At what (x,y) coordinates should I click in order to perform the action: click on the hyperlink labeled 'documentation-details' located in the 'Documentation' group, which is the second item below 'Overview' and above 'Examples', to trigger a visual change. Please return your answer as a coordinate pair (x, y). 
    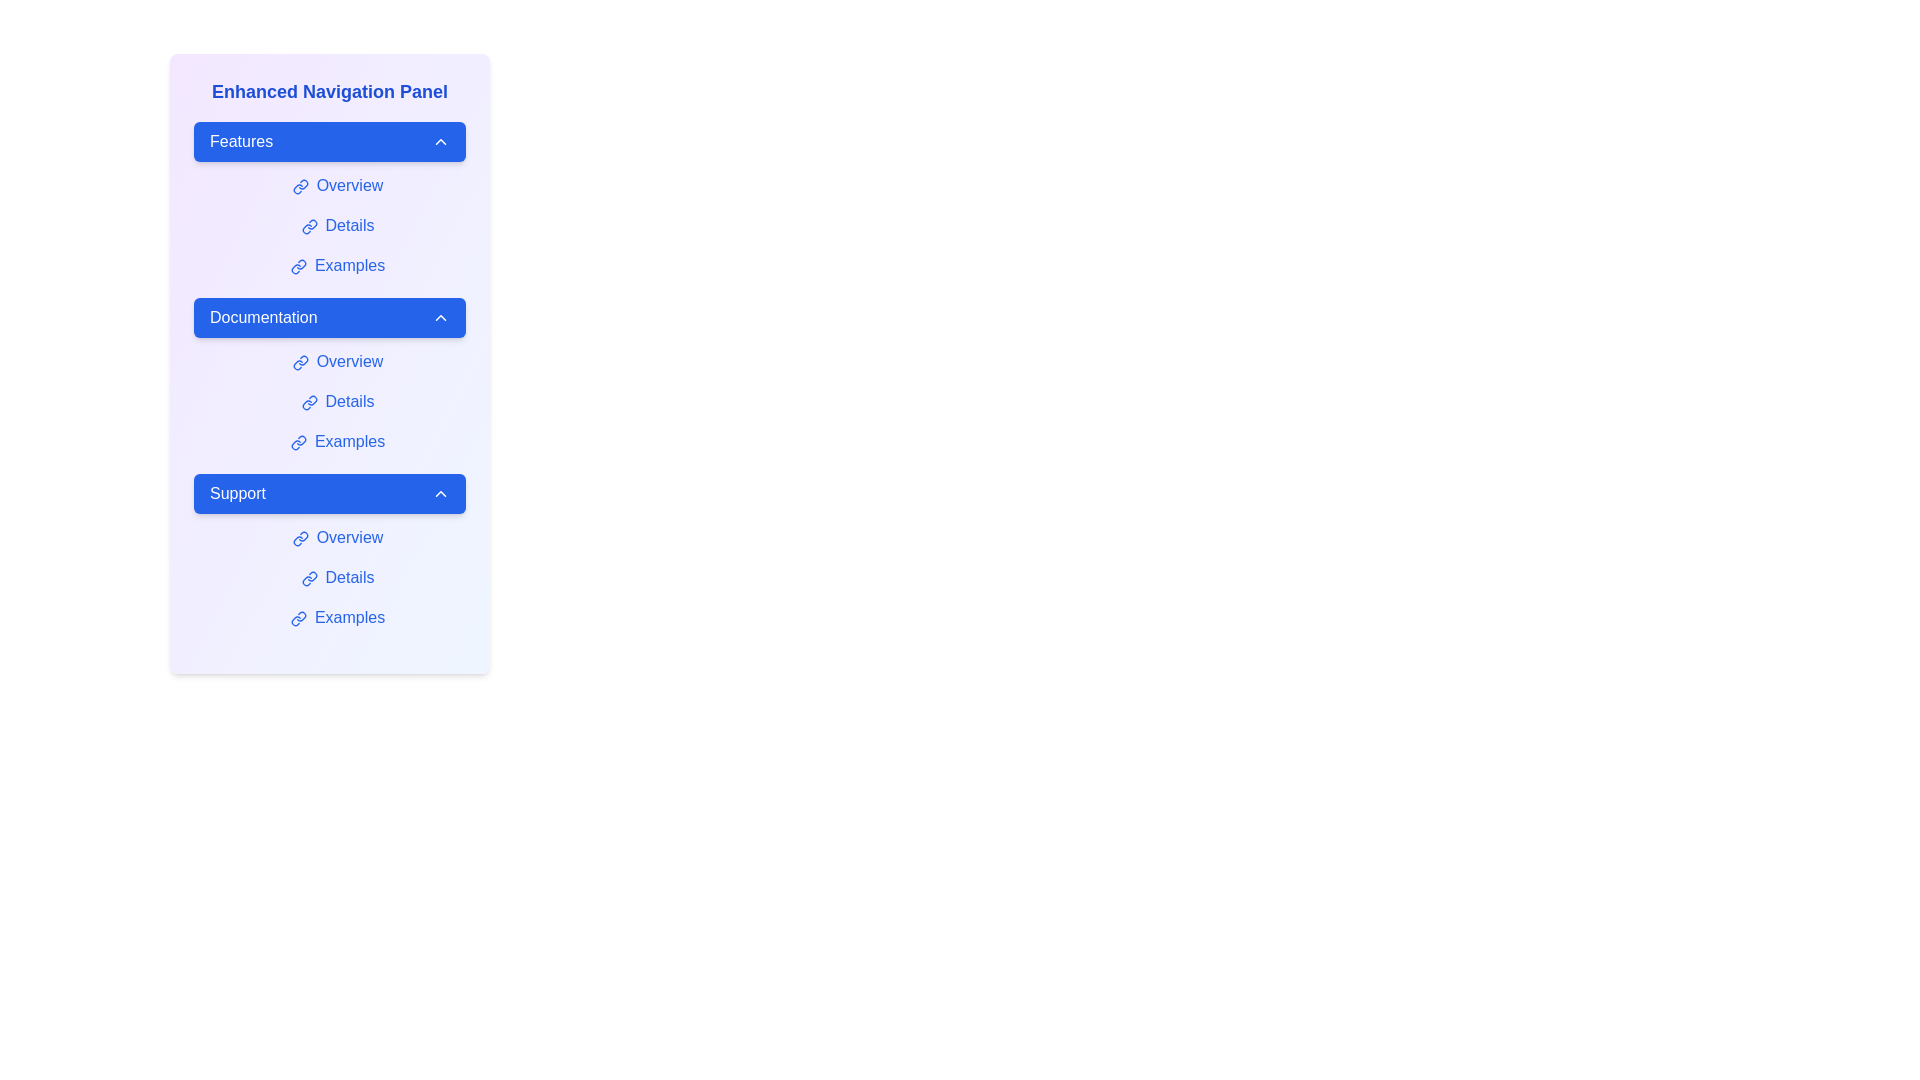
    Looking at the image, I should click on (337, 401).